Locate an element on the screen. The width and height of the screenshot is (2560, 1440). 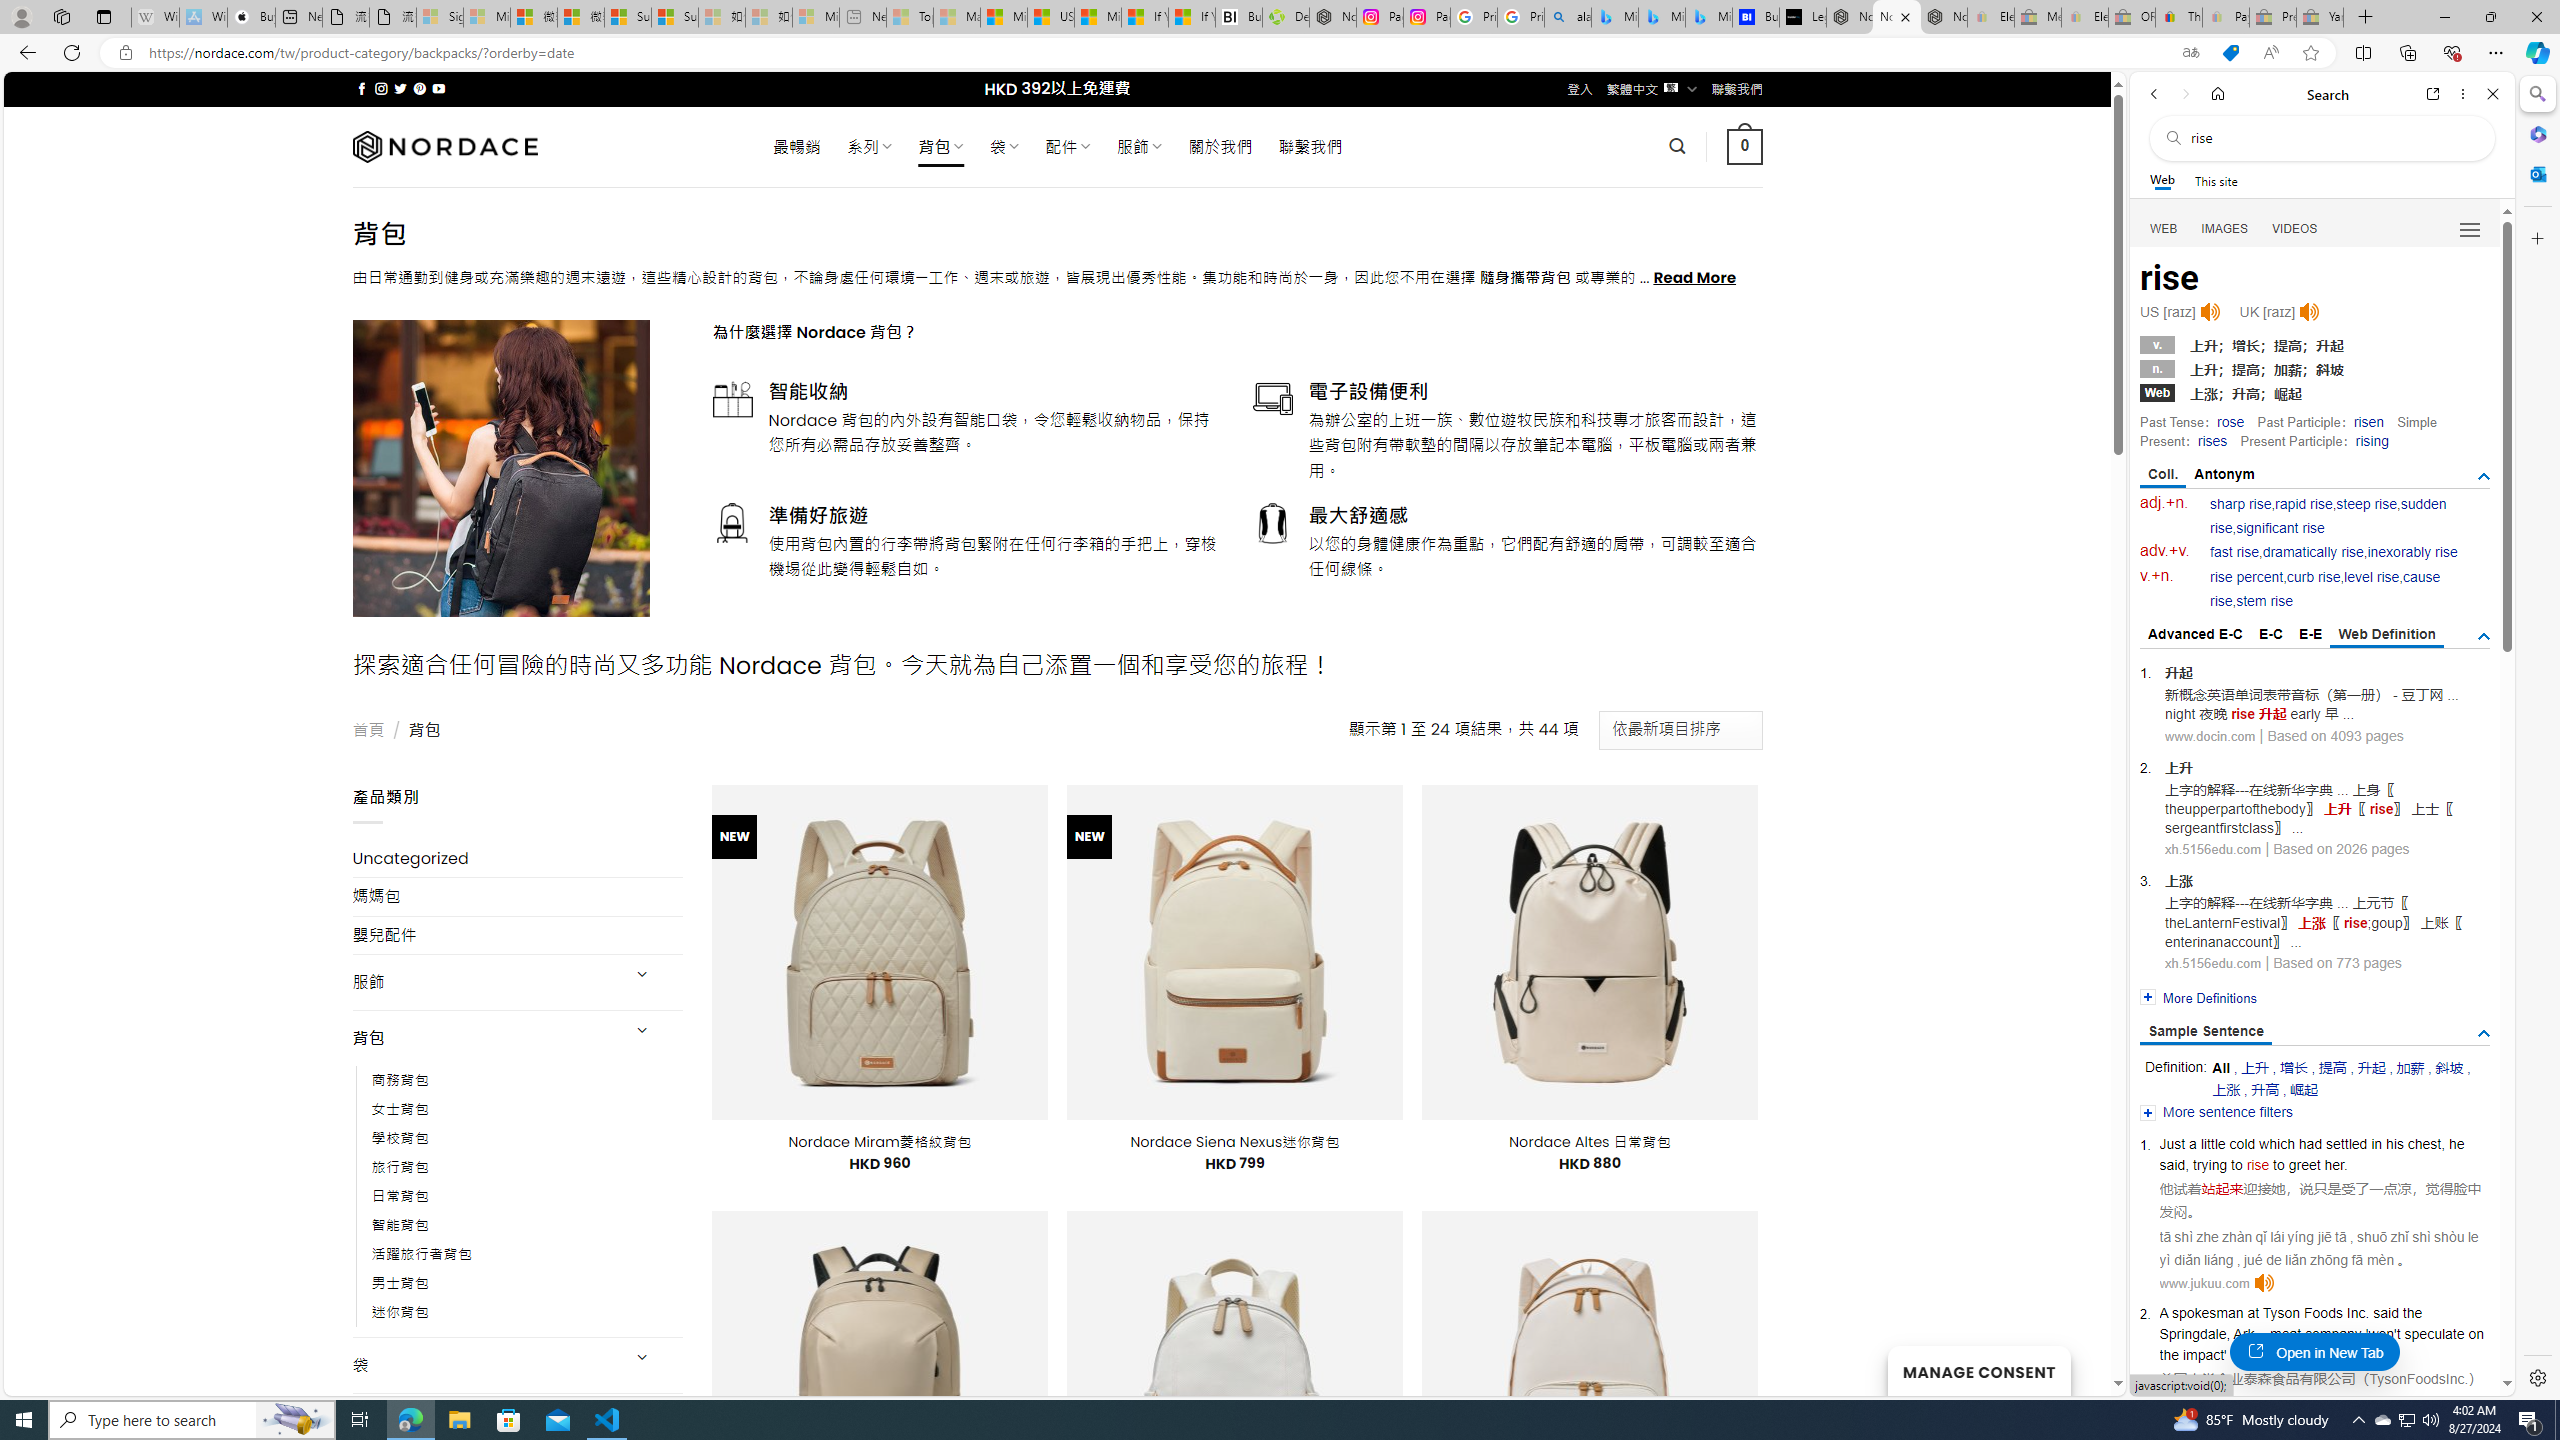
'Microsoft Services Agreement - Sleeping' is located at coordinates (486, 16).